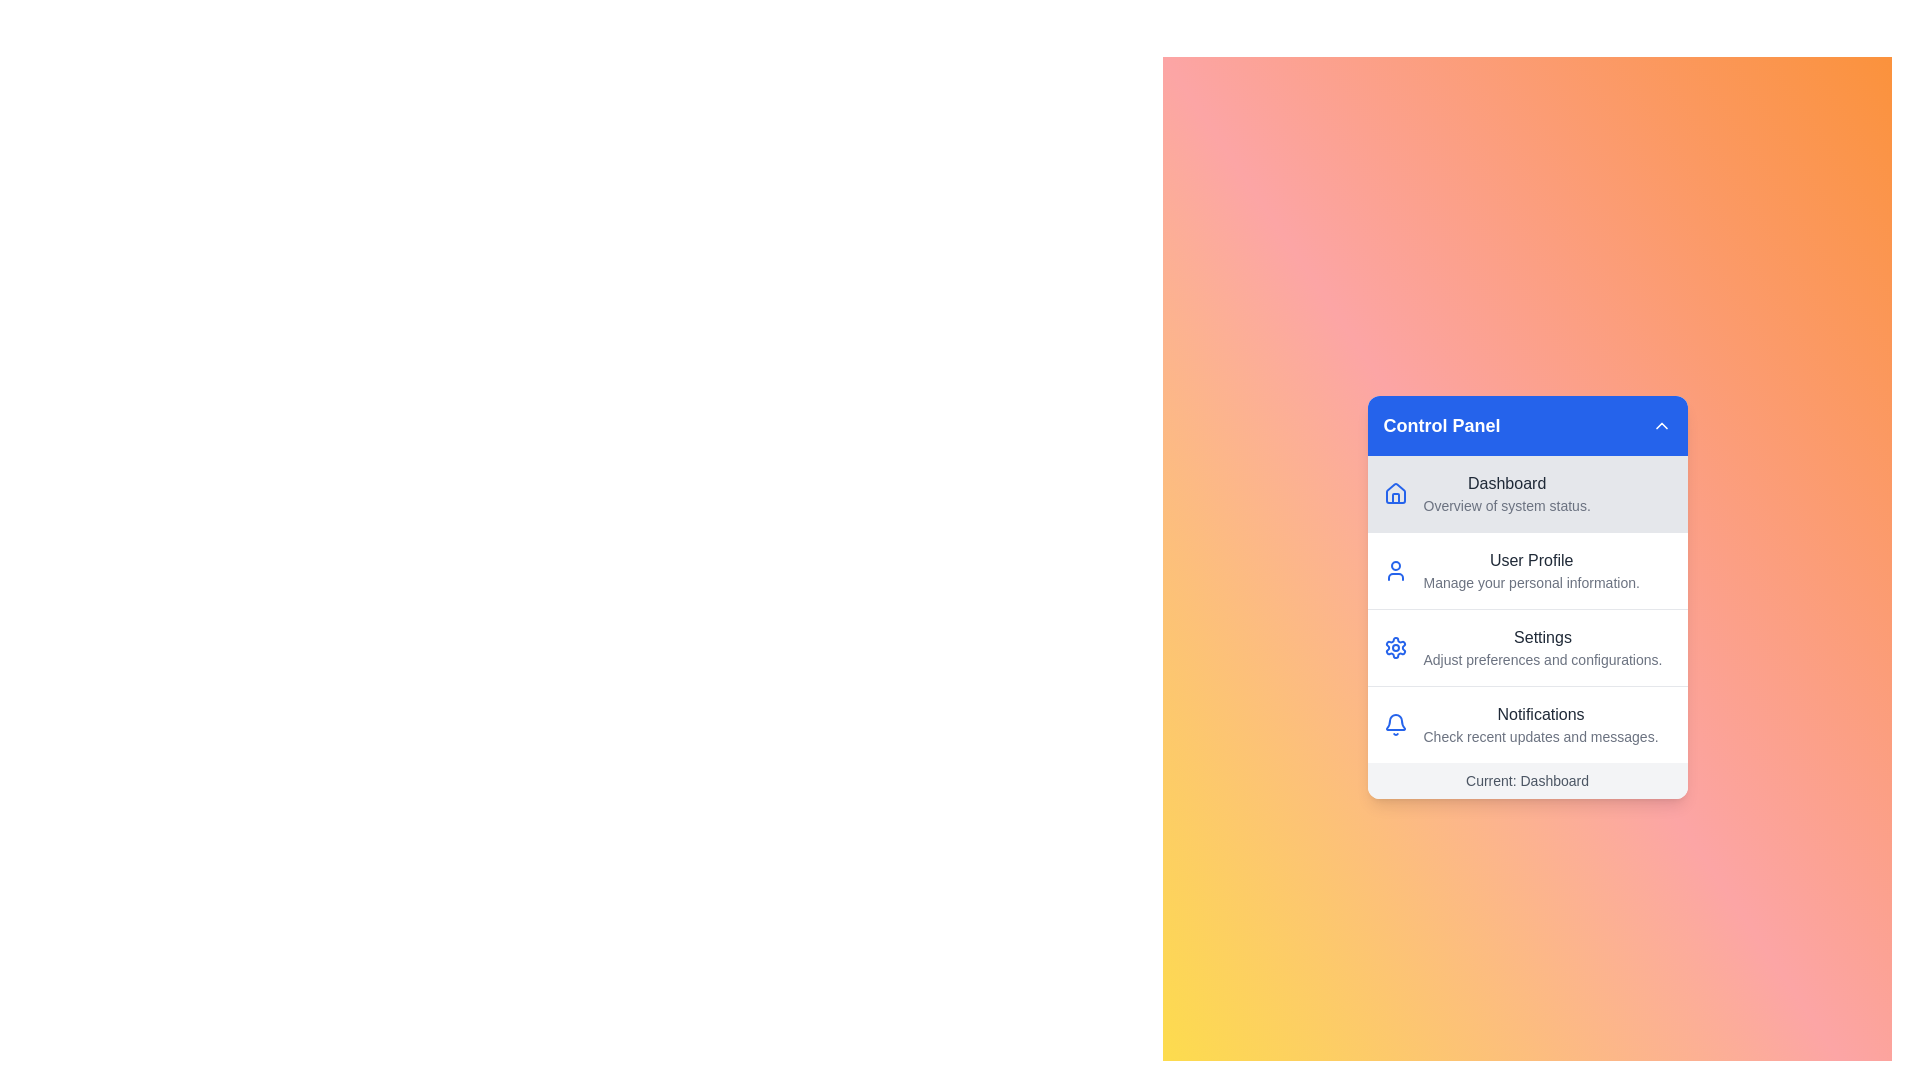 This screenshot has width=1920, height=1080. Describe the element at coordinates (1526, 493) in the screenshot. I see `the menu item Dashboard to make it active` at that location.